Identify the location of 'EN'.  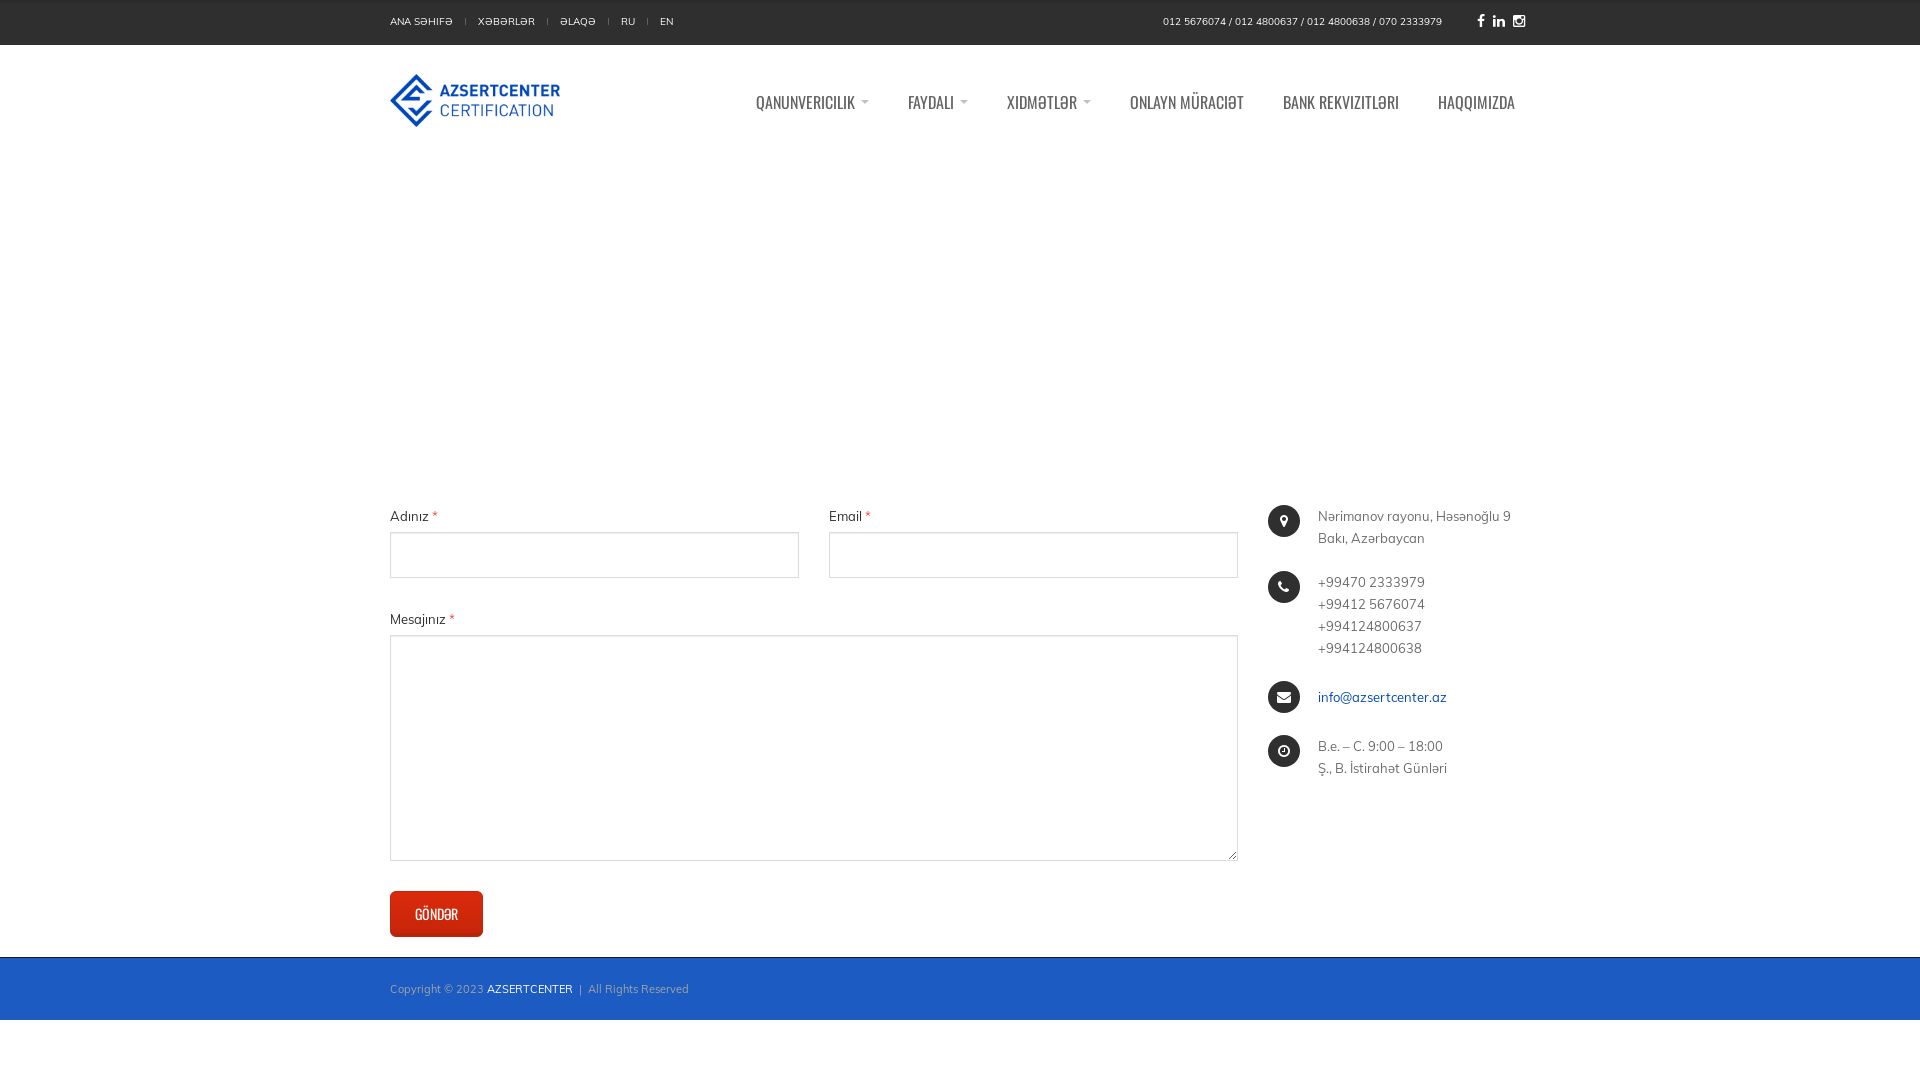
(666, 22).